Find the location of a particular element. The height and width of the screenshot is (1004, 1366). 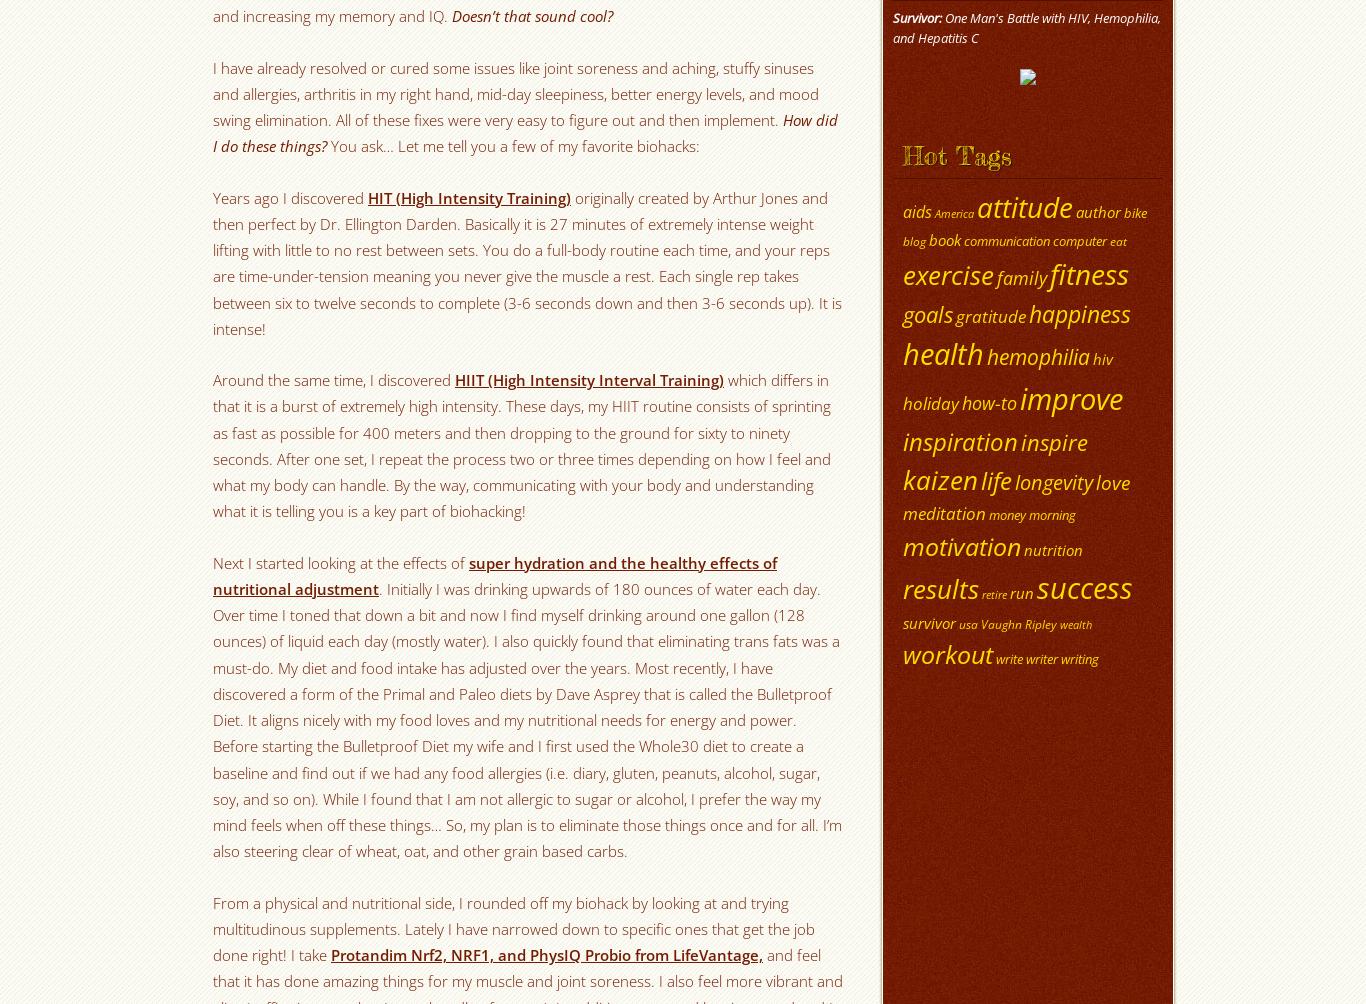

'love' is located at coordinates (1112, 481).